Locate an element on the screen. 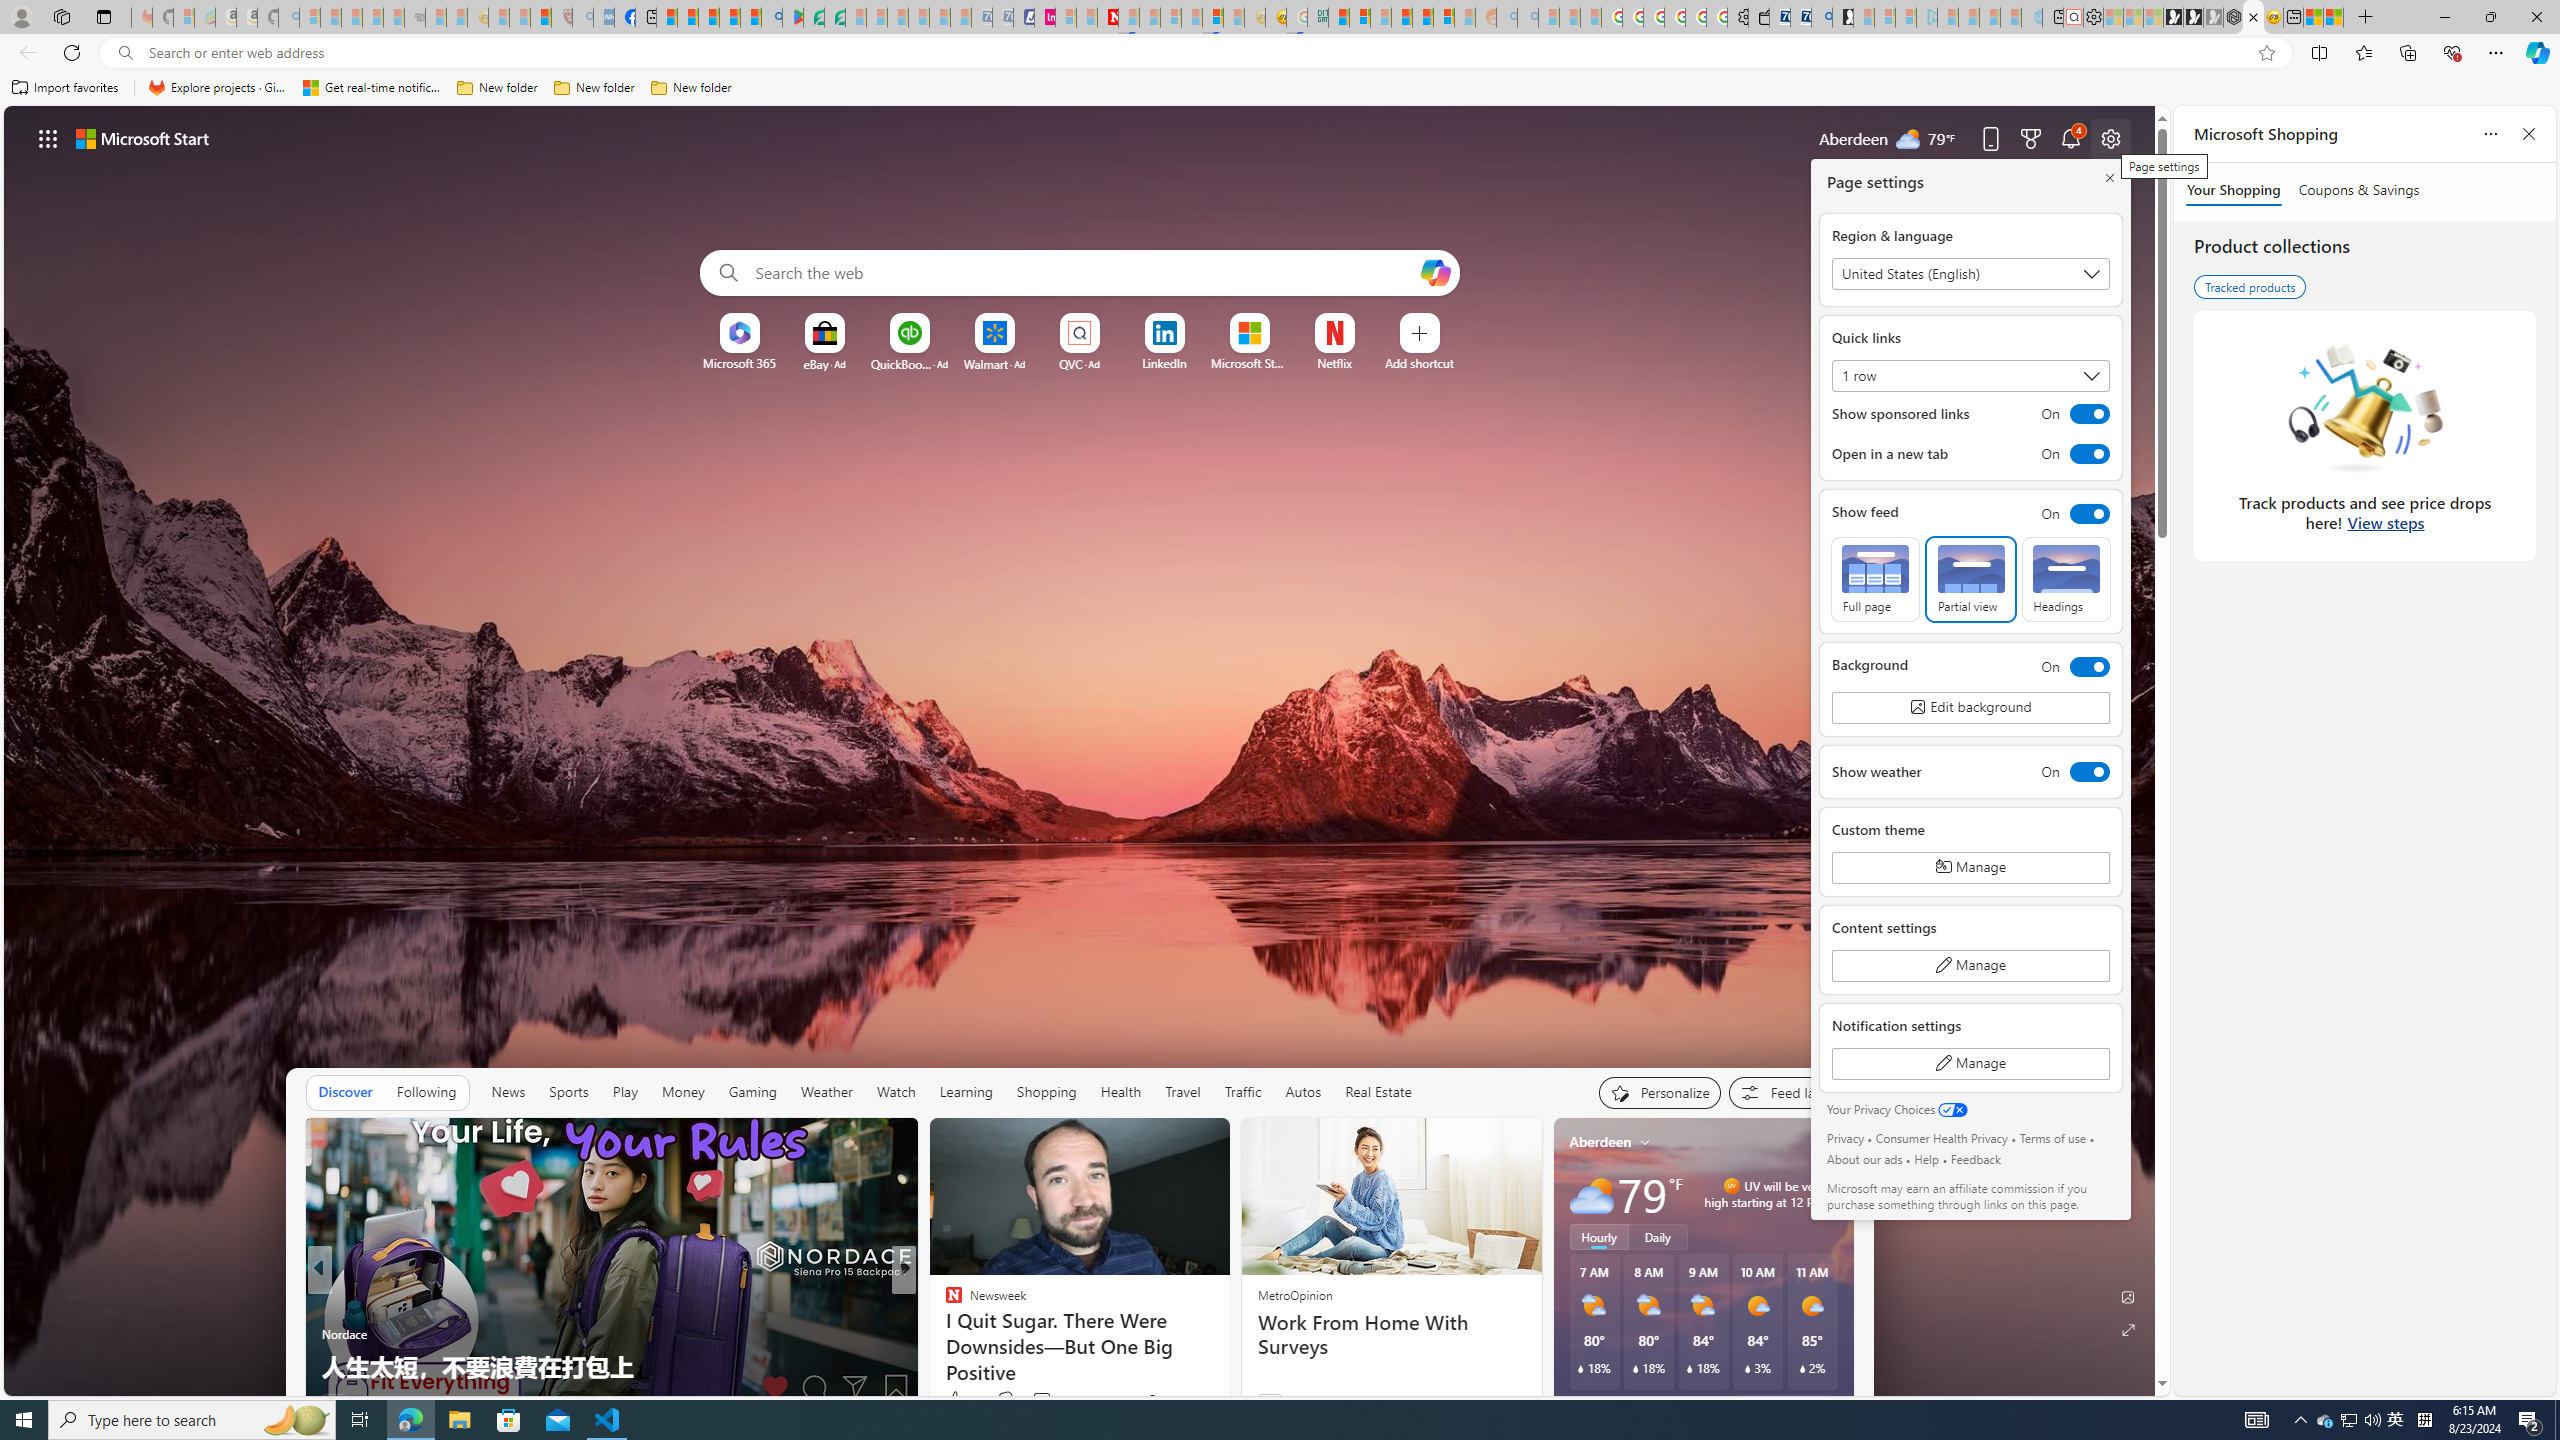 This screenshot has width=2560, height=1440. 'Cheap Hotels - Save70.com - Sleeping' is located at coordinates (1002, 16).